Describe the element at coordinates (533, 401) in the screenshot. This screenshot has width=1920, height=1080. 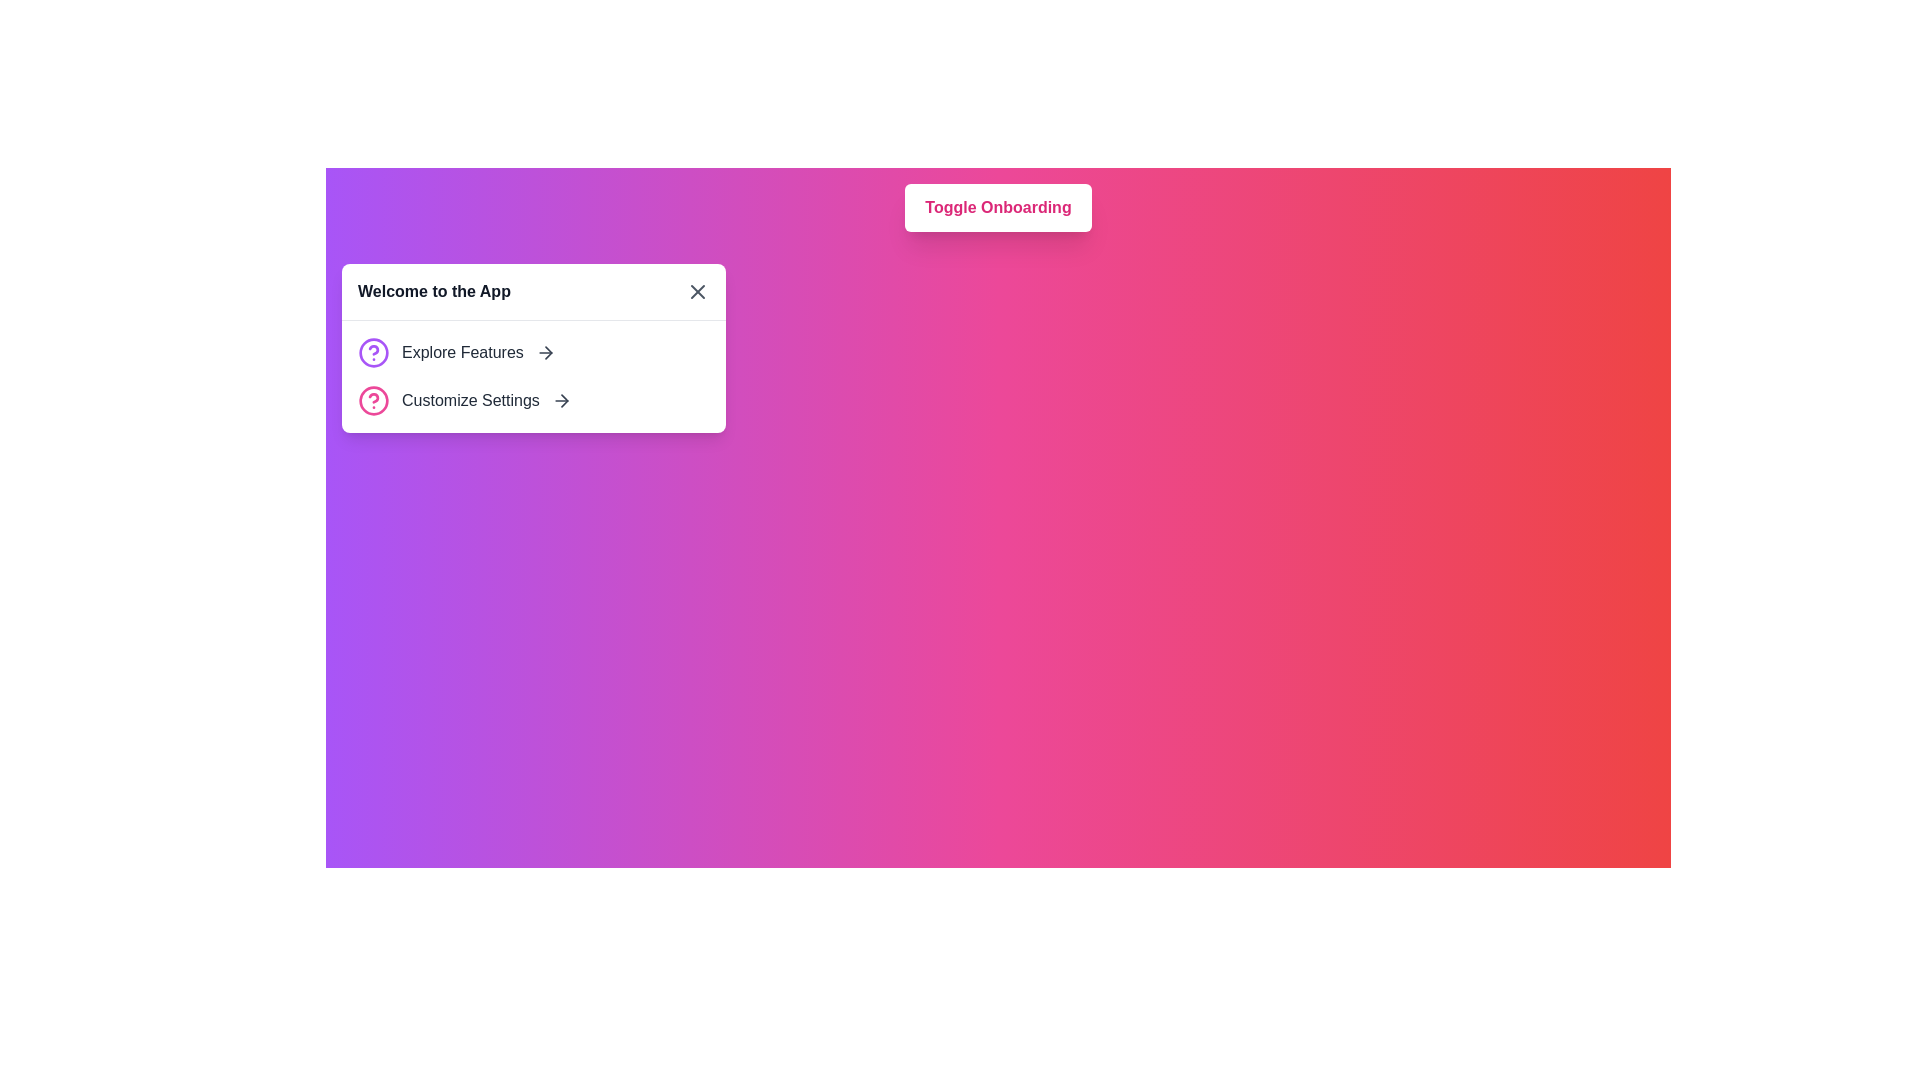
I see `the arrow icon of the 'Customize Settings' list item to navigate` at that location.